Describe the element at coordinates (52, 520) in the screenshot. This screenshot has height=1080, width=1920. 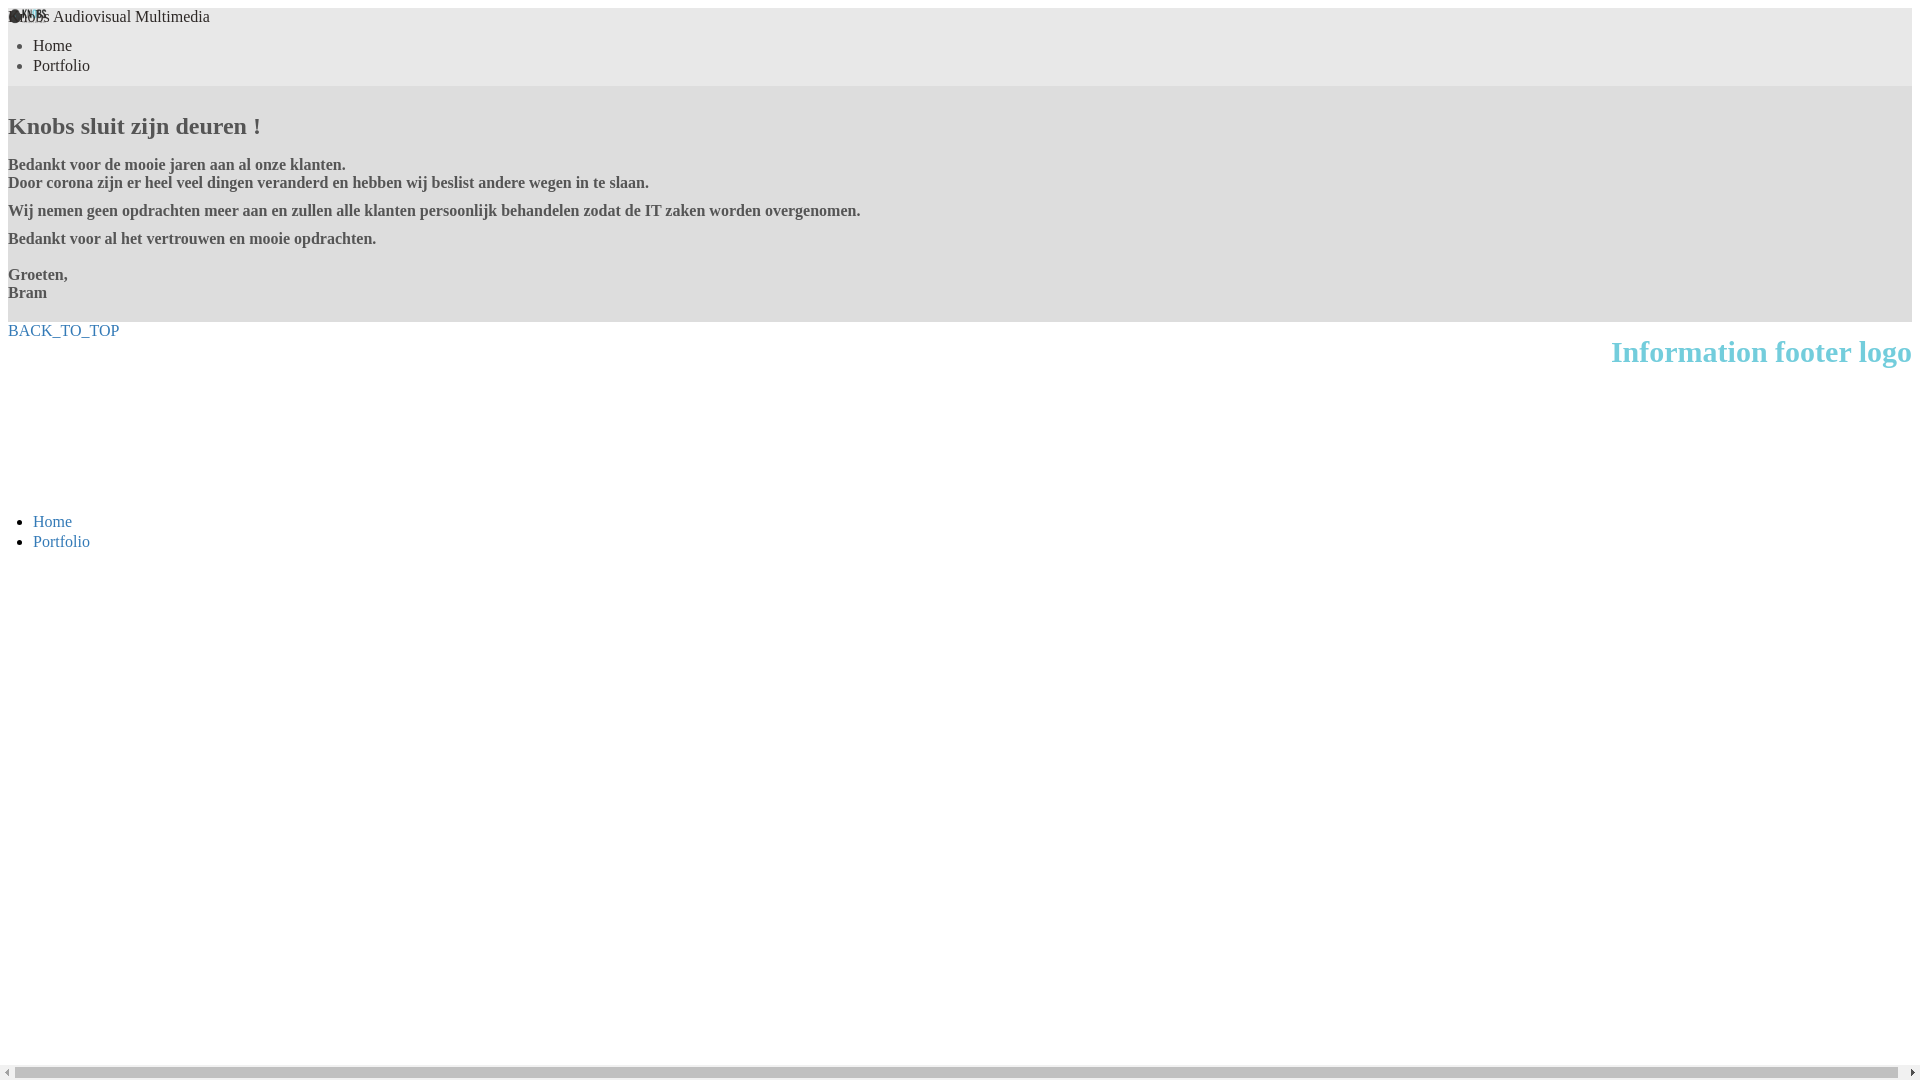
I see `'Home'` at that location.